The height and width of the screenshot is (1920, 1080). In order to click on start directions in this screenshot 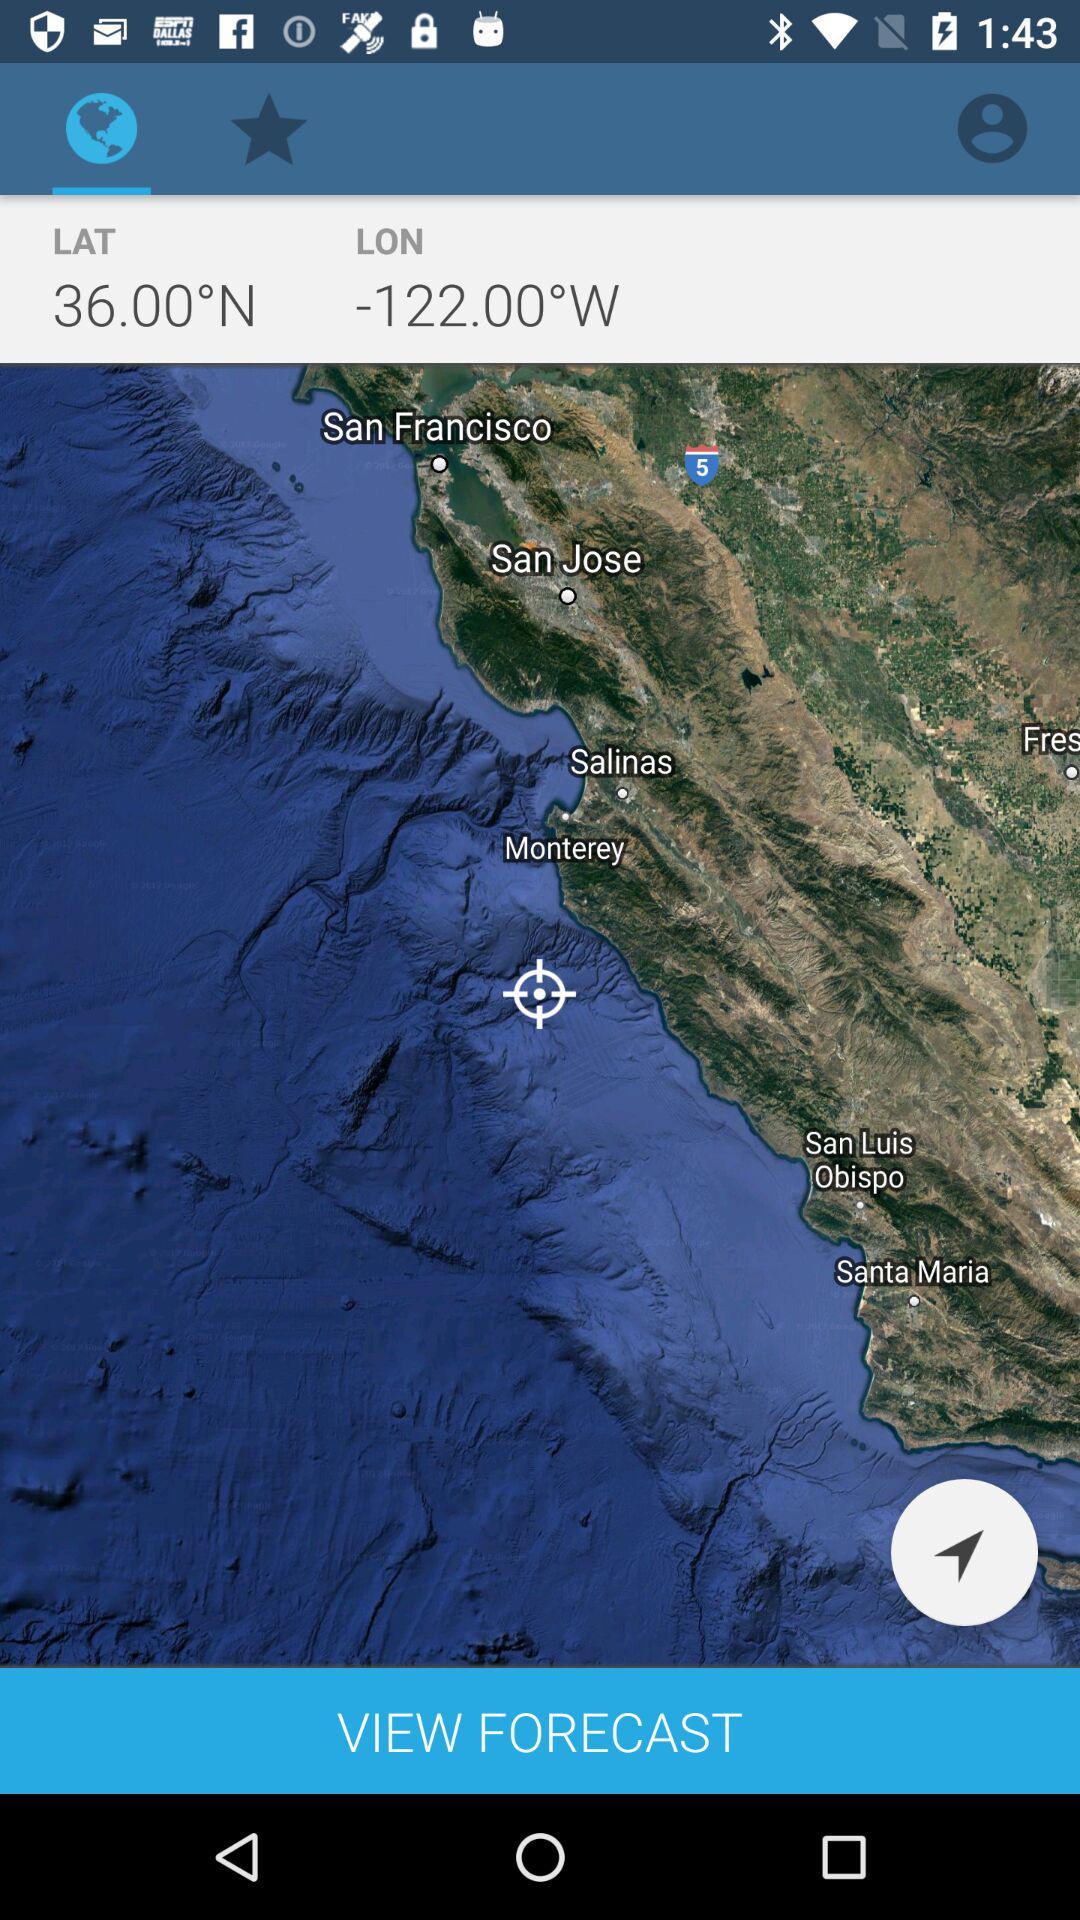, I will do `click(963, 1551)`.